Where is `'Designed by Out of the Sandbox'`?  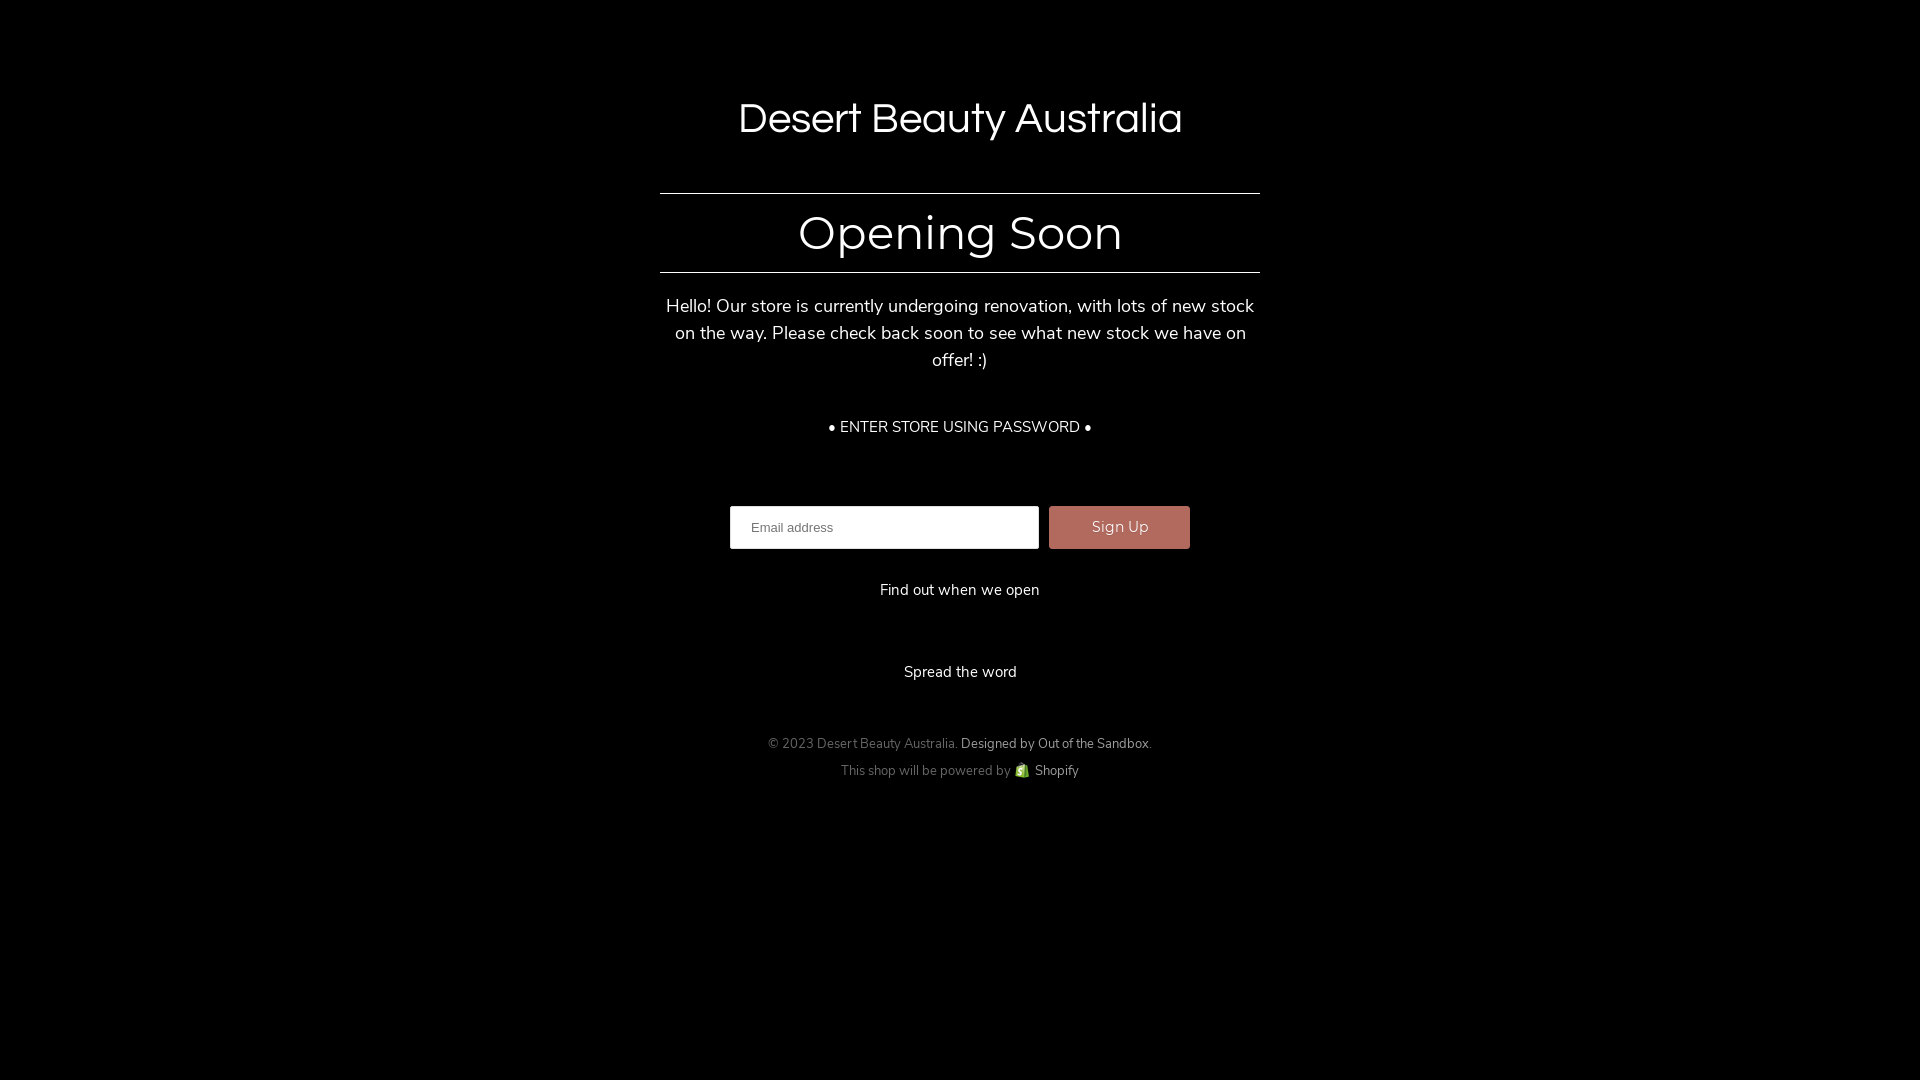 'Designed by Out of the Sandbox' is located at coordinates (1054, 743).